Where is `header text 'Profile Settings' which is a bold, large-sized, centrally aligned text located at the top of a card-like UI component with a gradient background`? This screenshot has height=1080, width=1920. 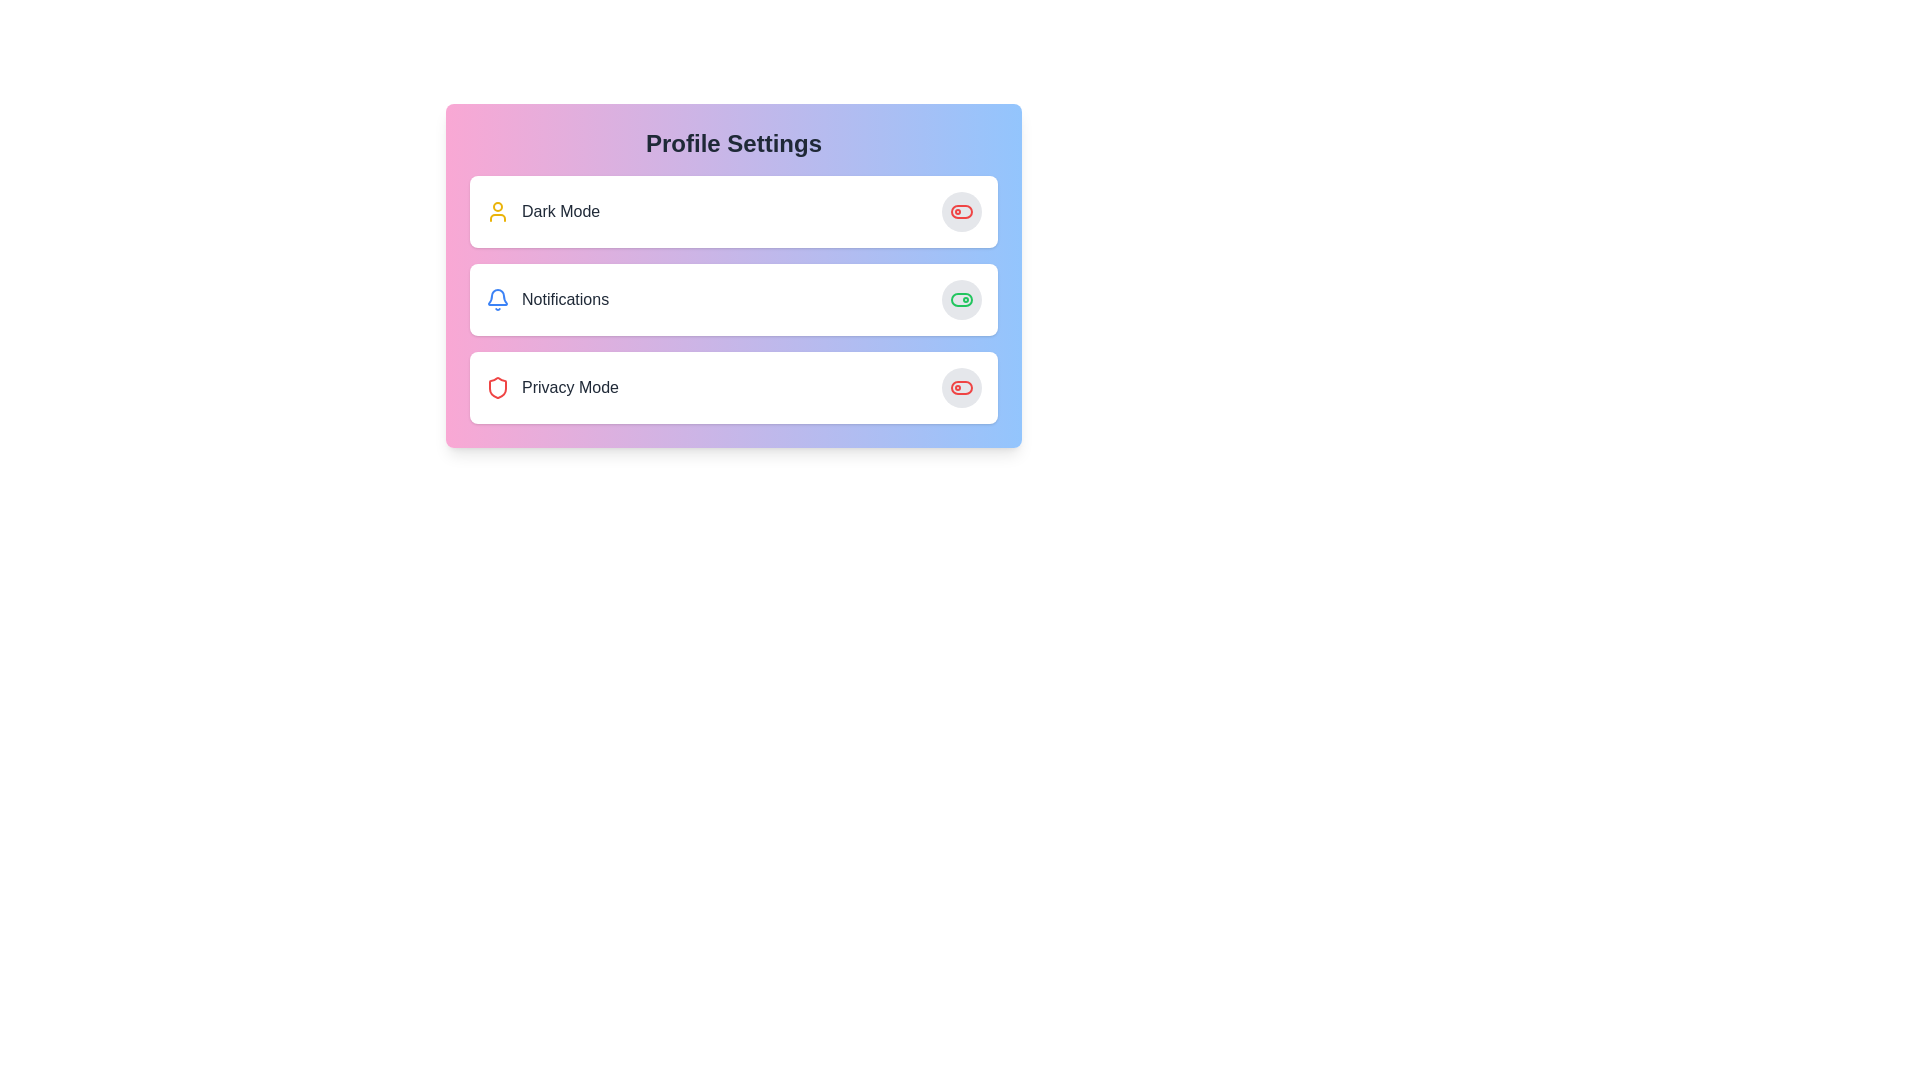 header text 'Profile Settings' which is a bold, large-sized, centrally aligned text located at the top of a card-like UI component with a gradient background is located at coordinates (733, 142).